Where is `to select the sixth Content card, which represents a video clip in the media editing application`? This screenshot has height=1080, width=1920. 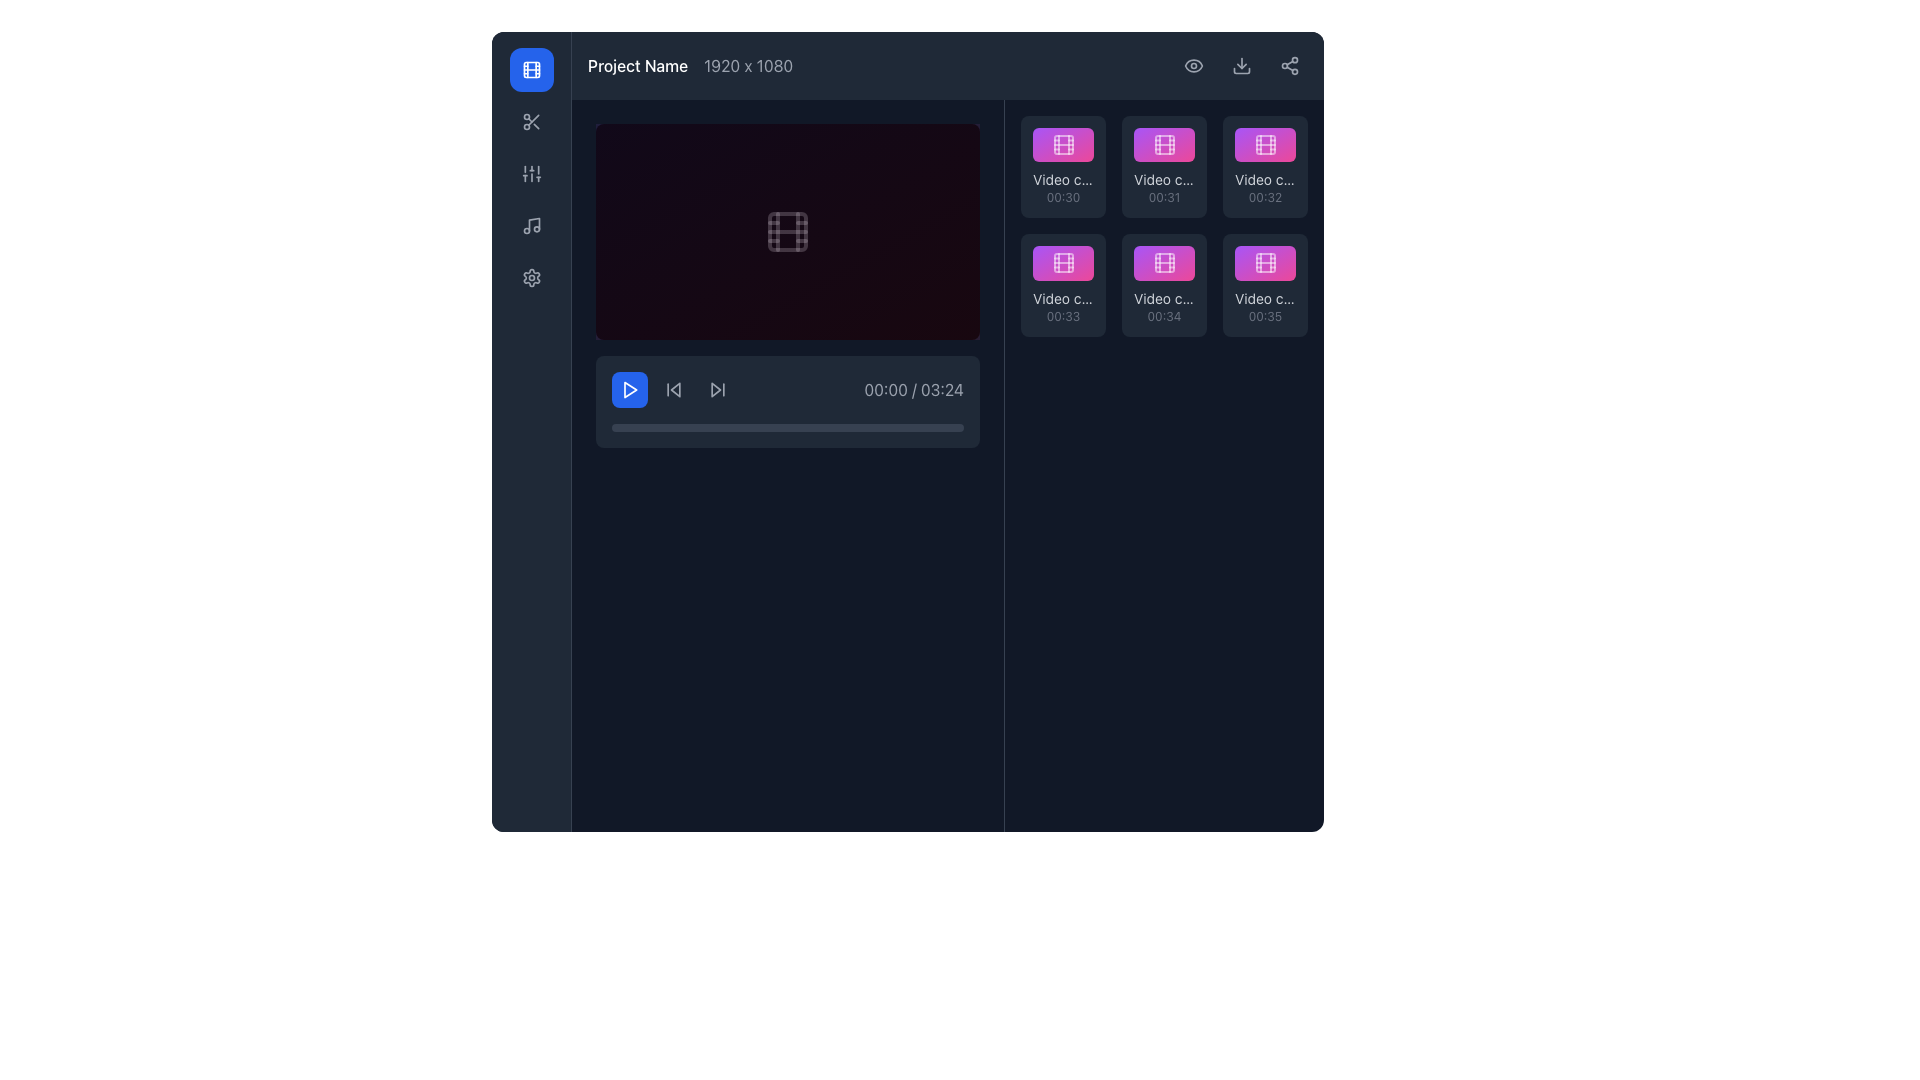 to select the sixth Content card, which represents a video clip in the media editing application is located at coordinates (1264, 285).